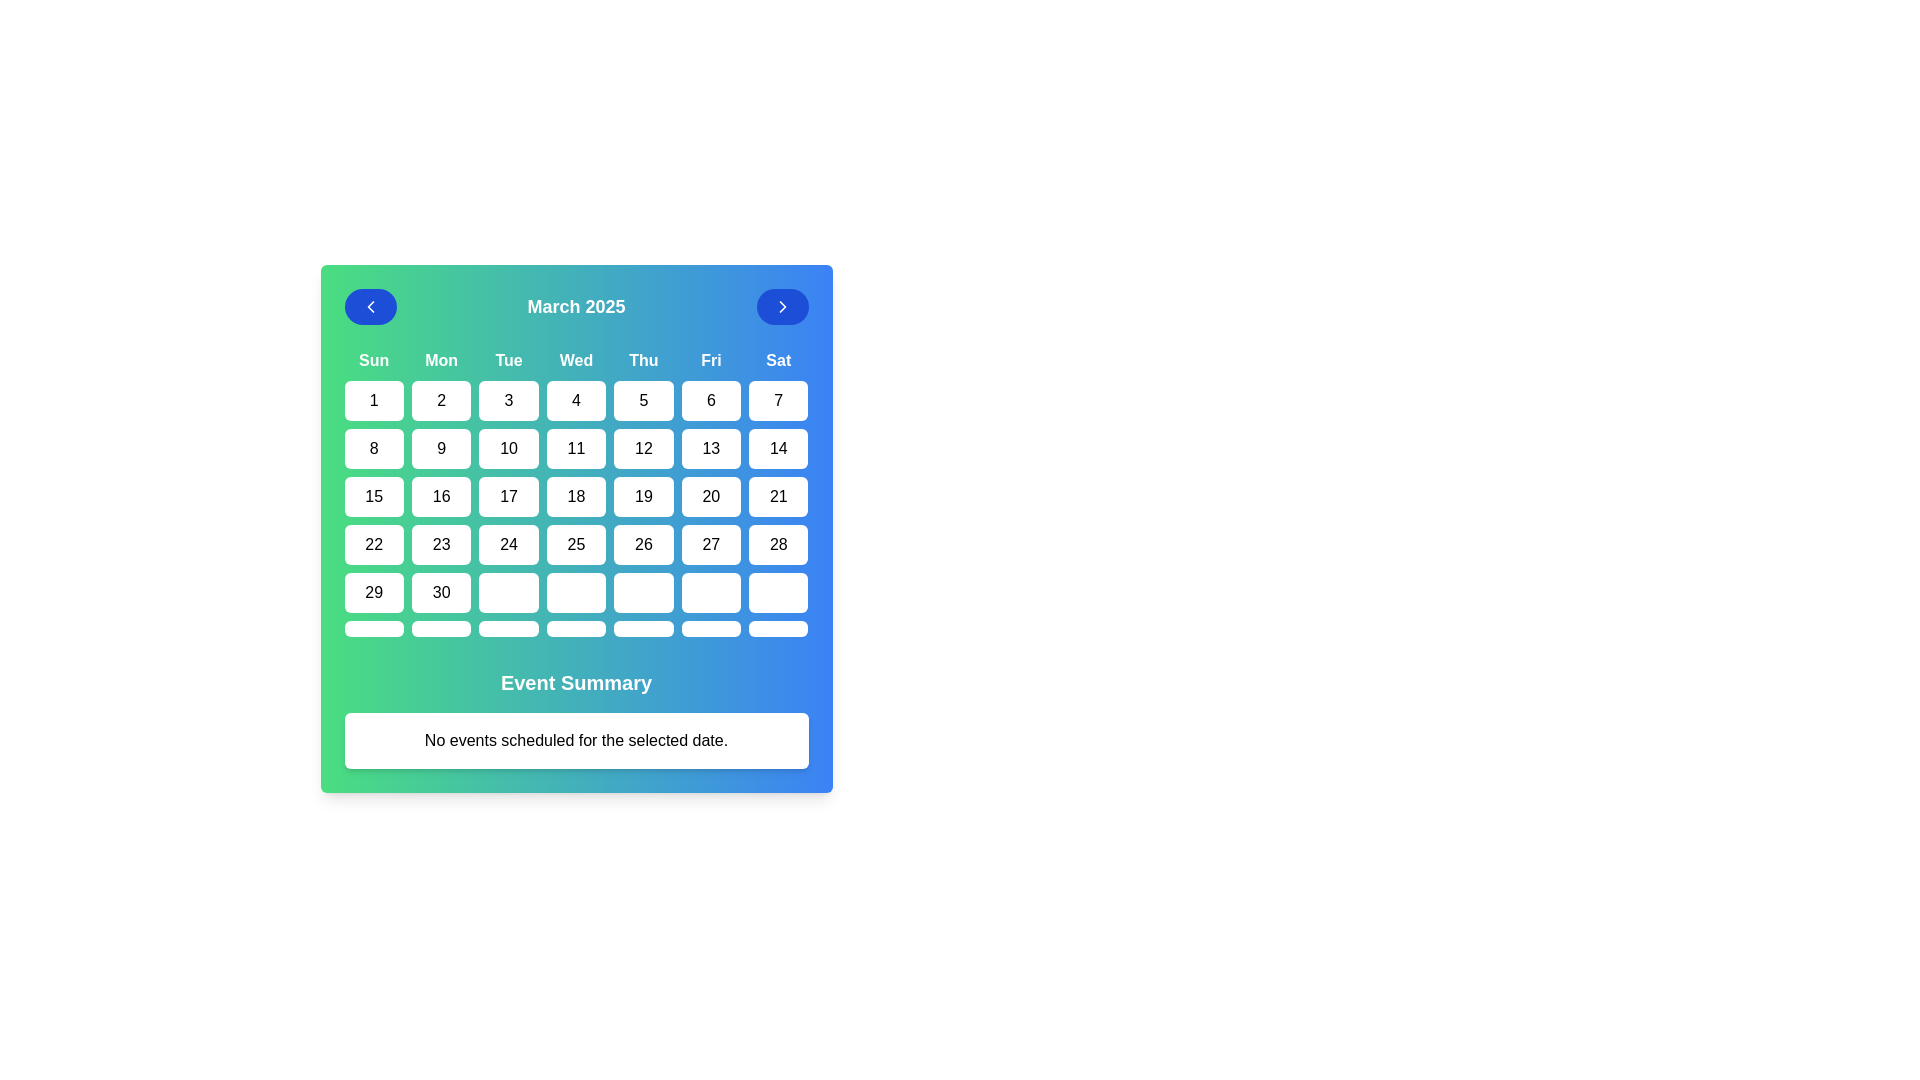 This screenshot has width=1920, height=1080. Describe the element at coordinates (711, 544) in the screenshot. I see `the rounded rectangular button displaying '27' in black text located in the sixth row under the 'Fri' column of the calendar grid to change its background color to light green` at that location.